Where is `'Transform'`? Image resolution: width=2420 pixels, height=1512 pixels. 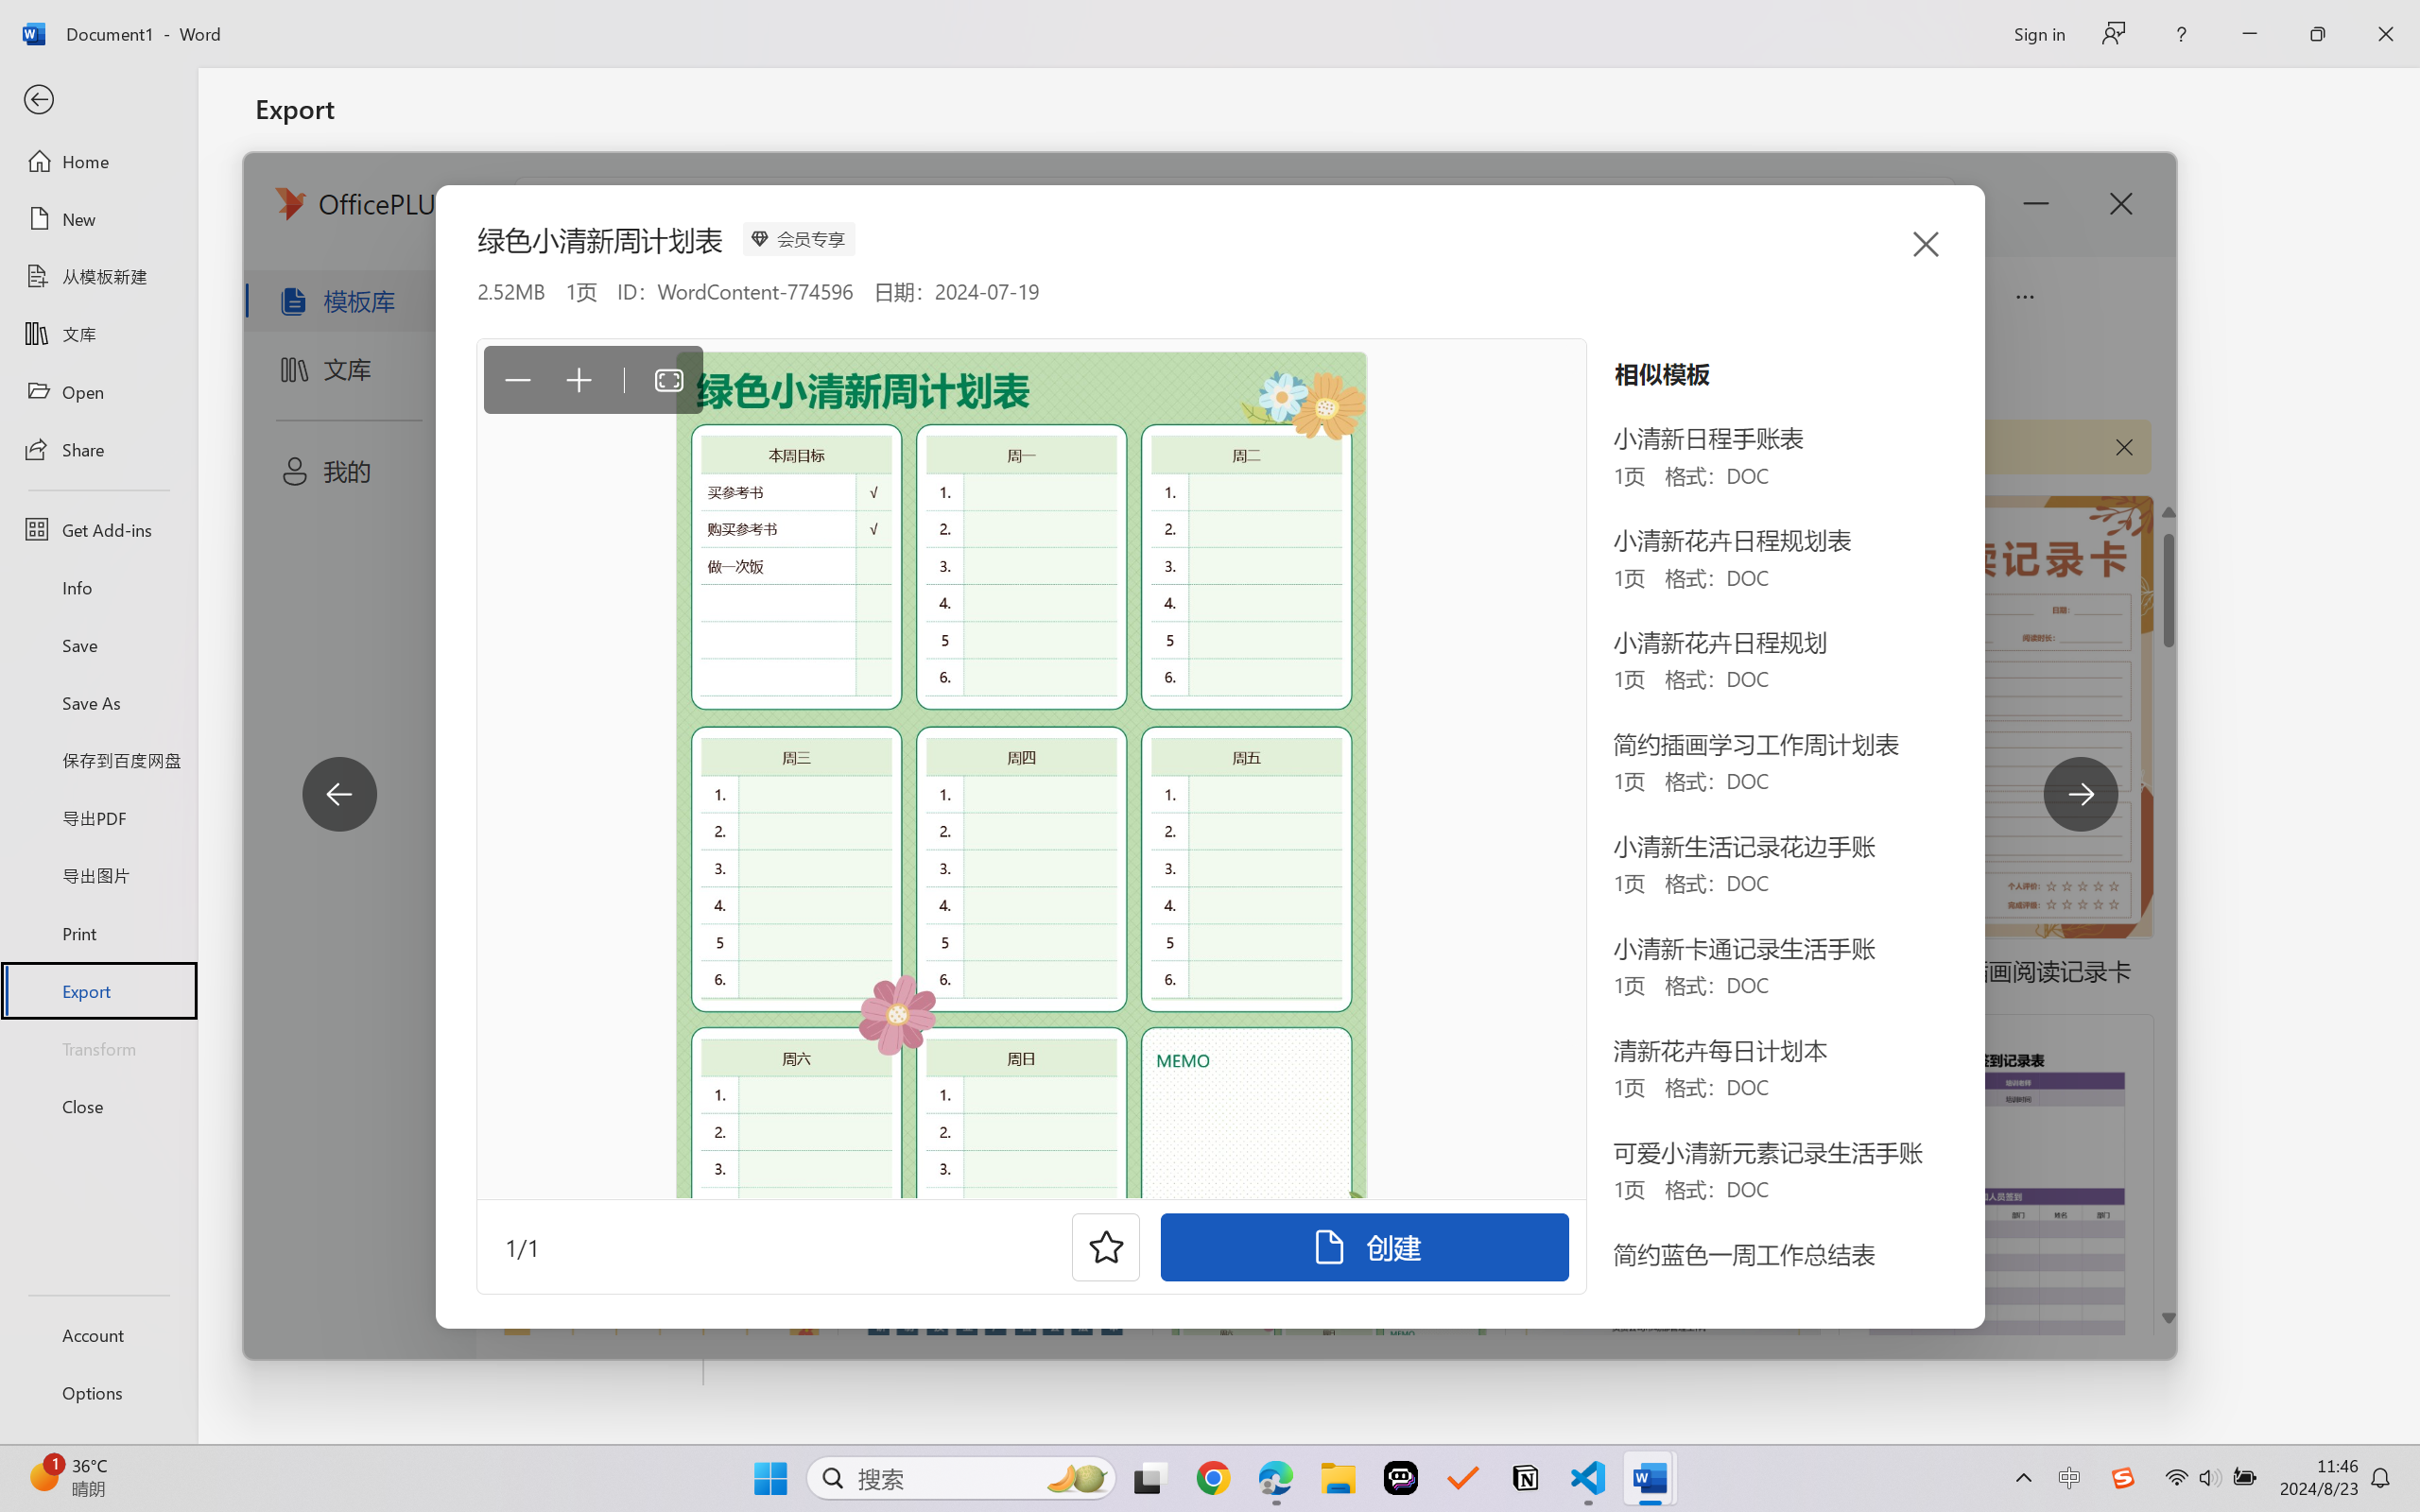 'Transform' is located at coordinates (97, 1046).